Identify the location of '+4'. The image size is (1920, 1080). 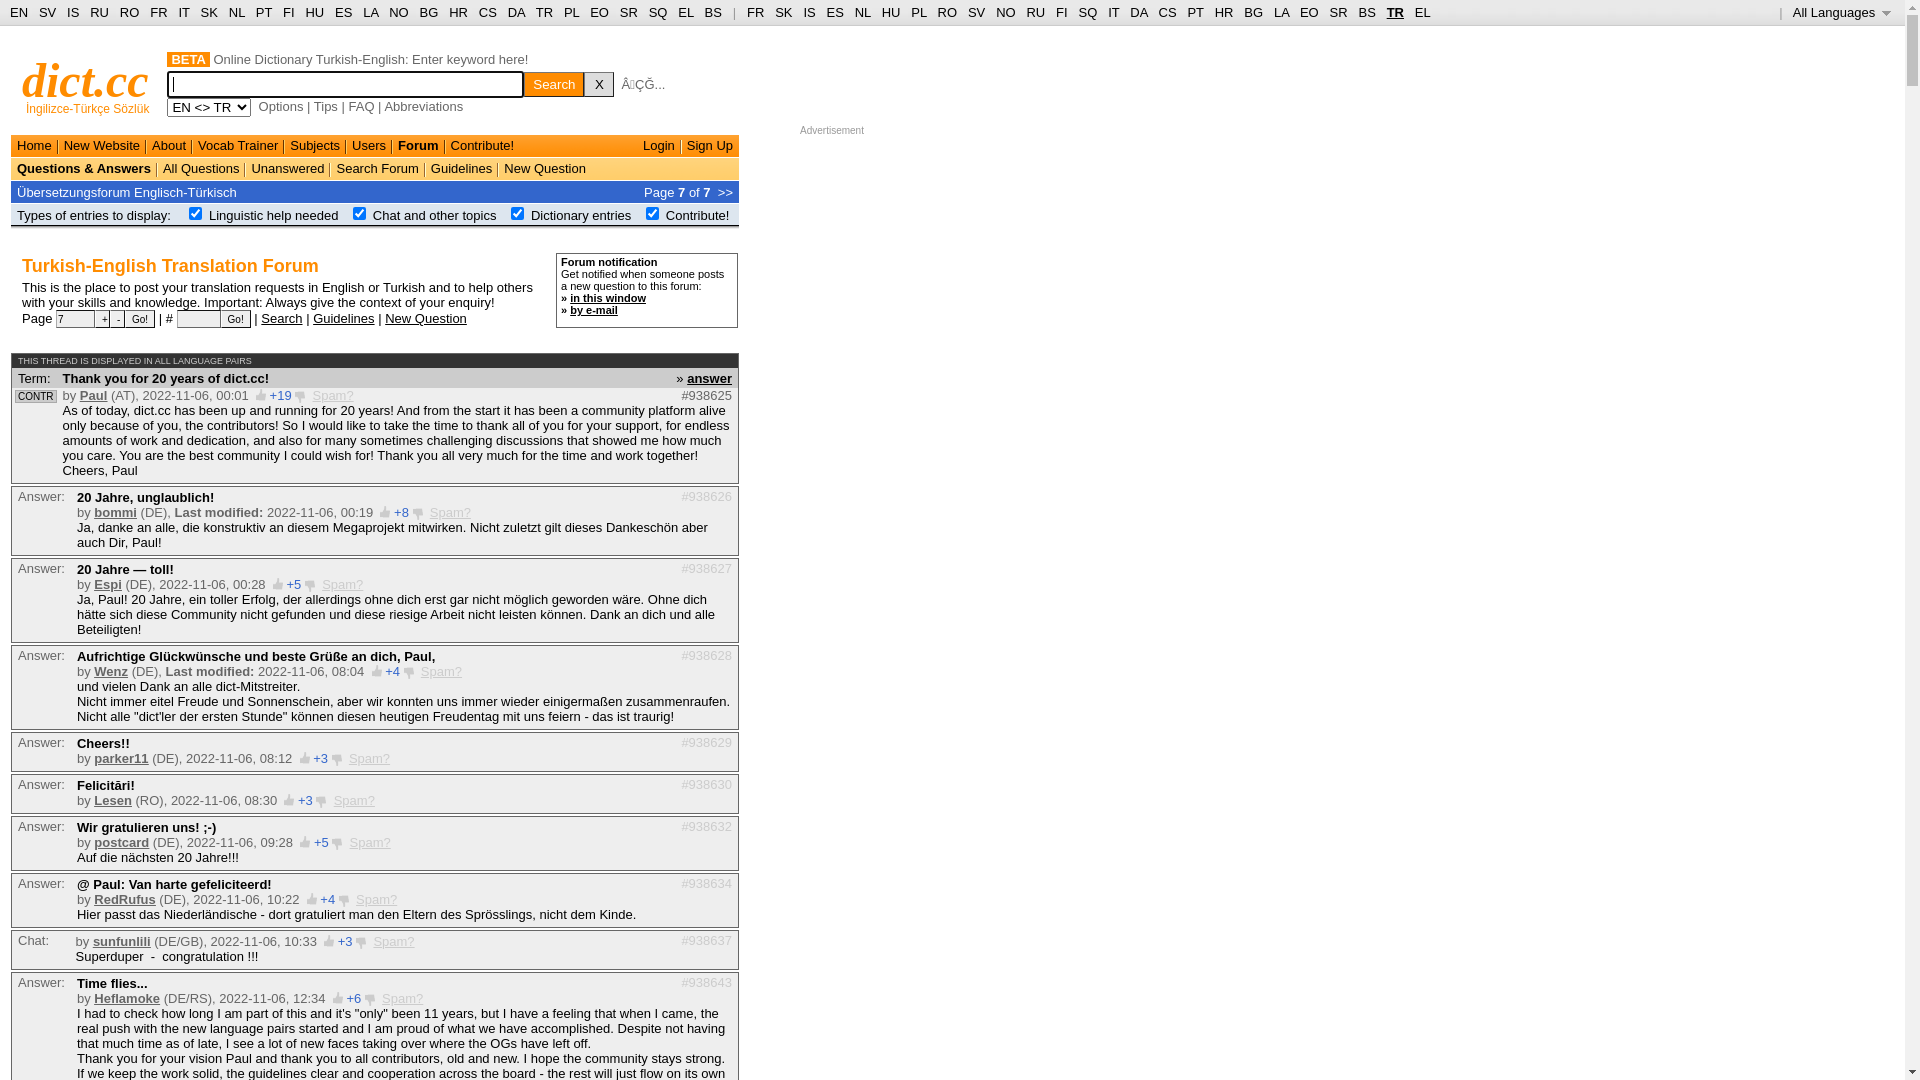
(327, 898).